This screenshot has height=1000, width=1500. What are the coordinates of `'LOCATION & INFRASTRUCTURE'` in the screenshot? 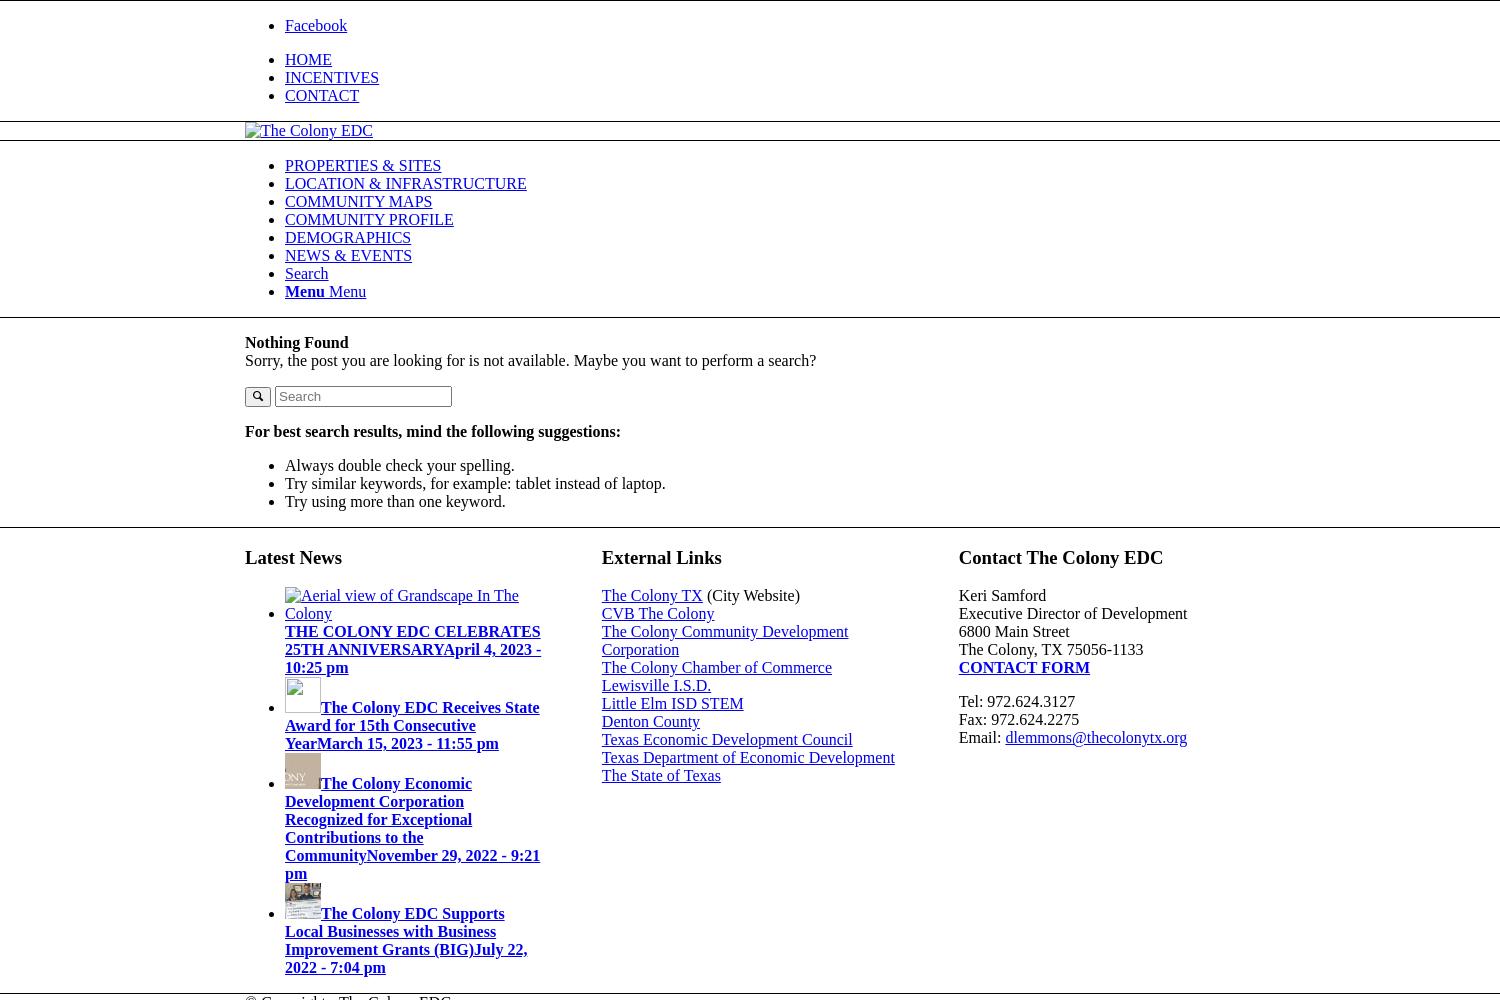 It's located at (405, 183).